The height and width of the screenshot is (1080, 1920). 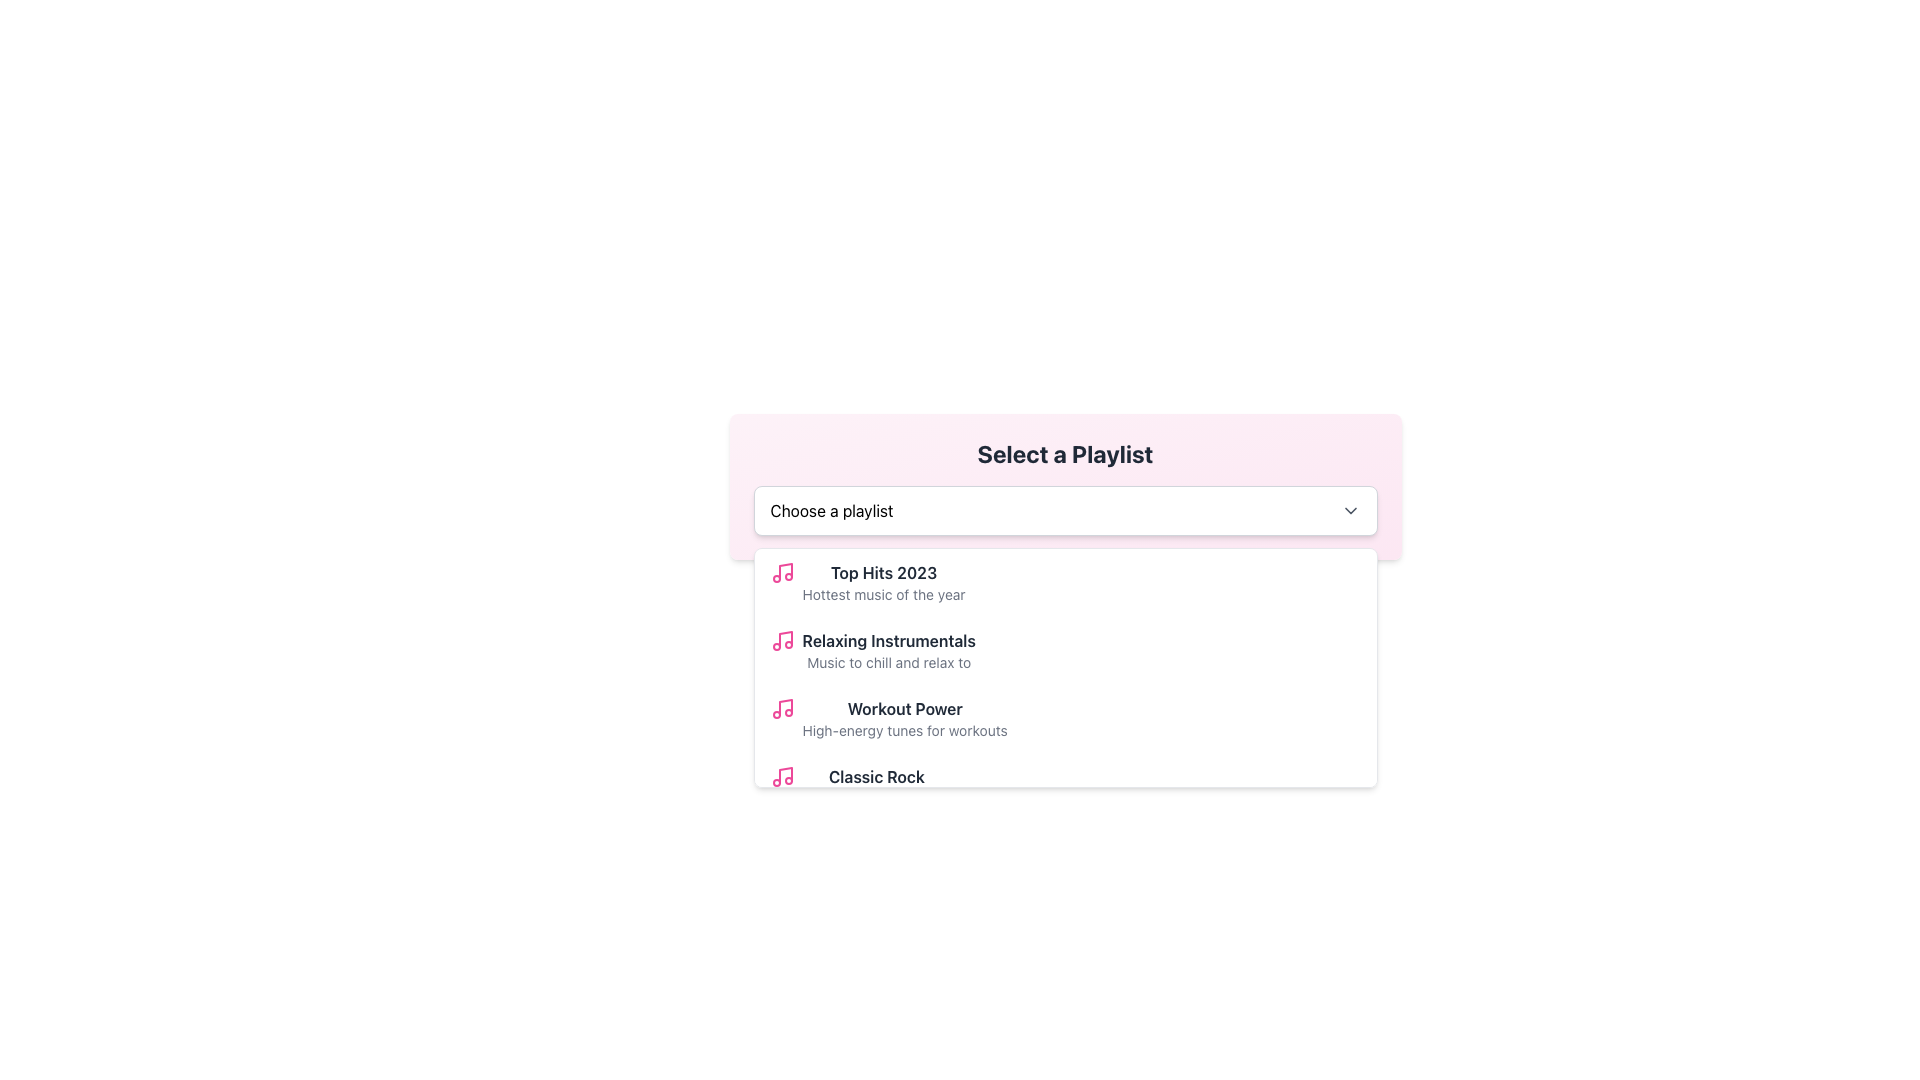 I want to click on the pink musical note icon located to the left of the text 'Top Hits 2023' in the playlist dropdown, so click(x=781, y=573).